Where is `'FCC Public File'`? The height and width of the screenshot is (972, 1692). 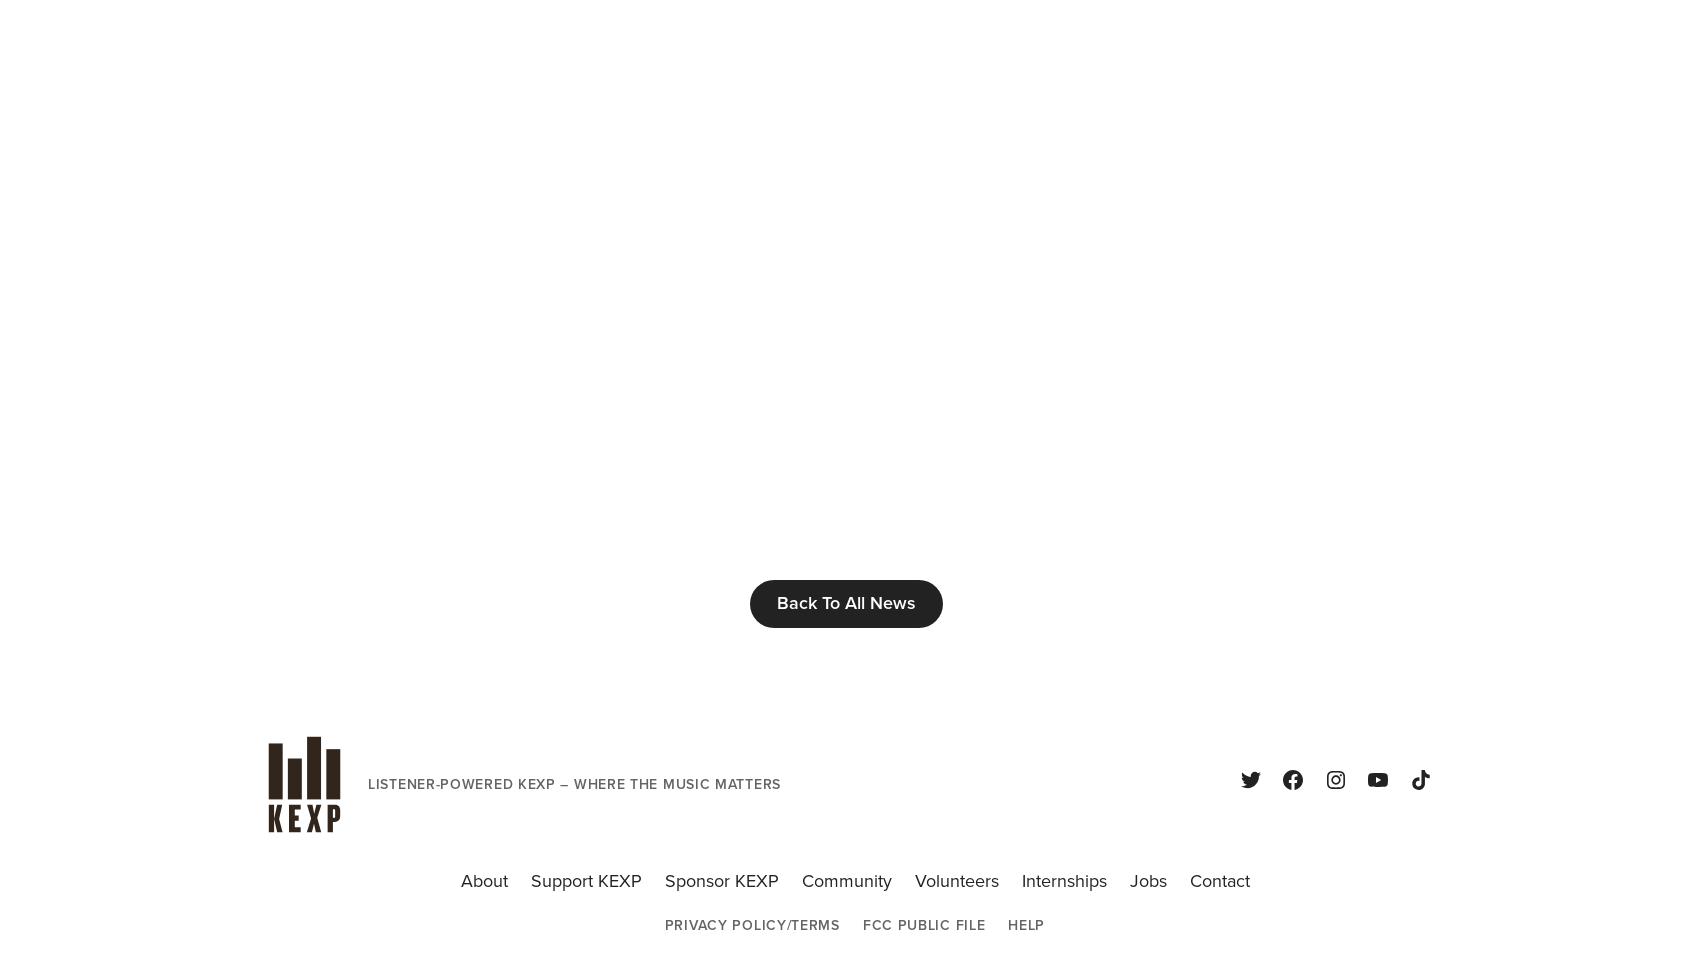
'FCC Public File' is located at coordinates (923, 924).